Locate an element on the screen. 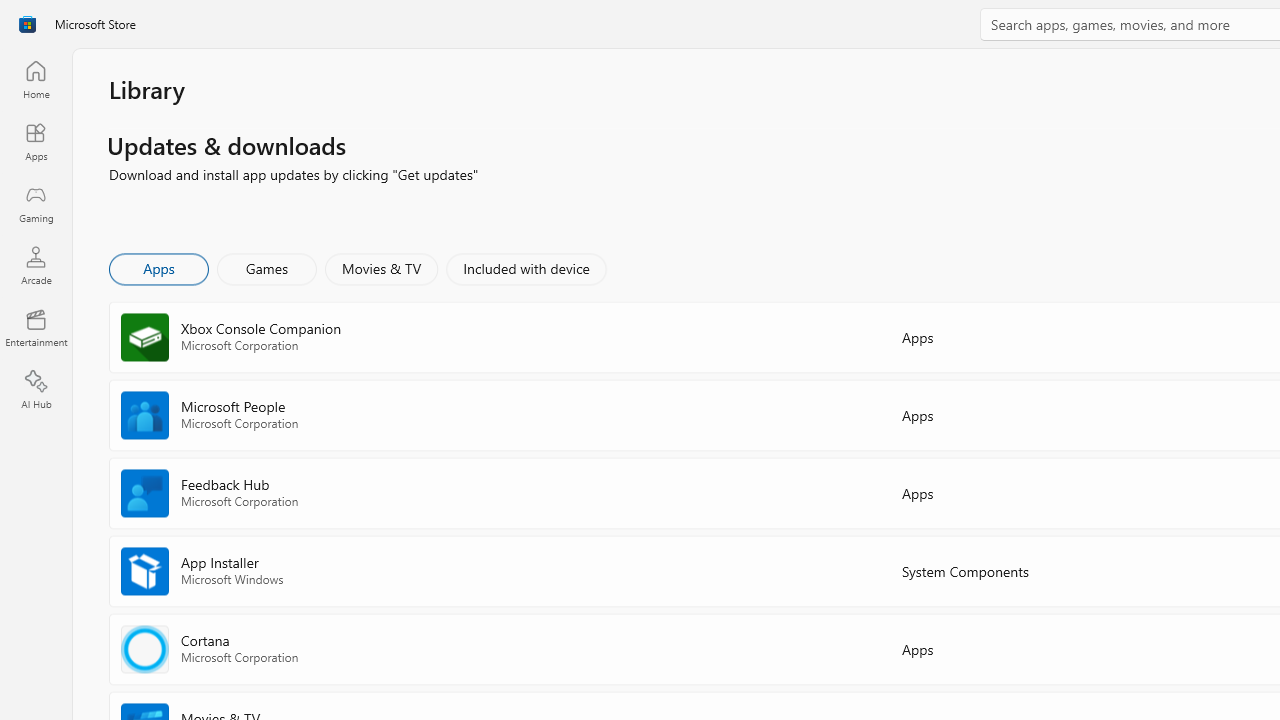  'AI Hub' is located at coordinates (35, 390).